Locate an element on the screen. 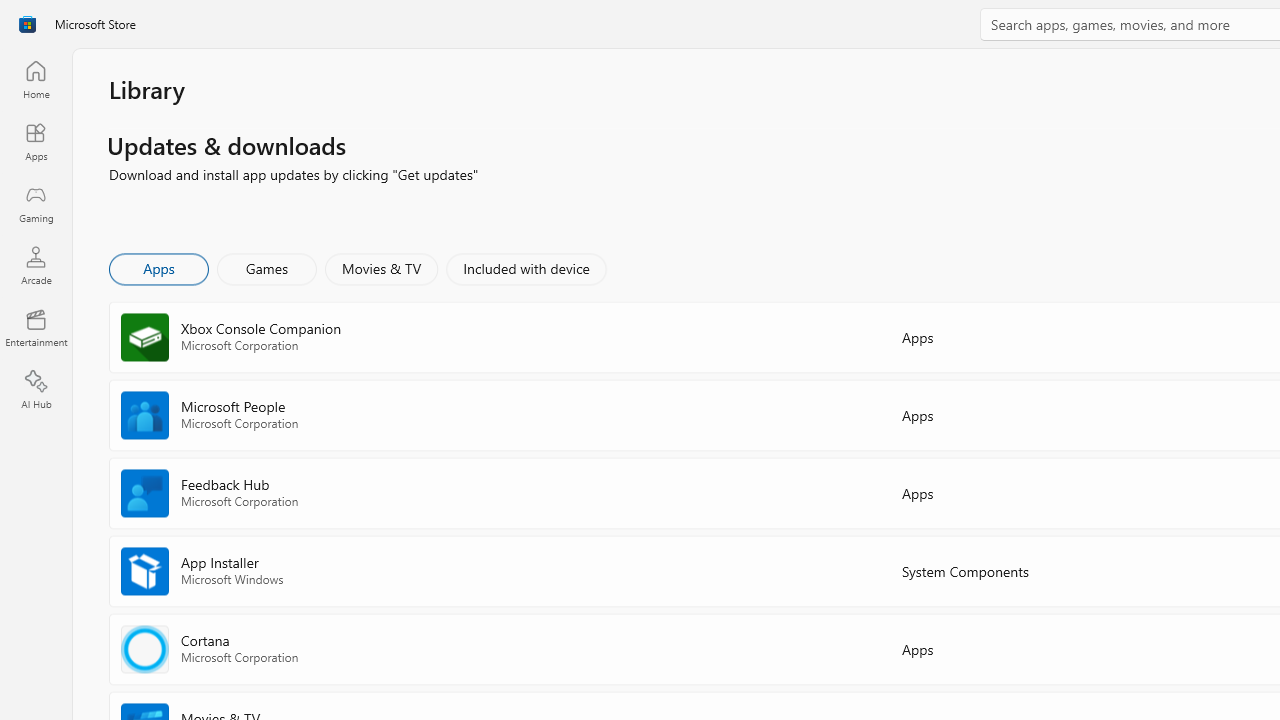  'AI Hub' is located at coordinates (35, 390).